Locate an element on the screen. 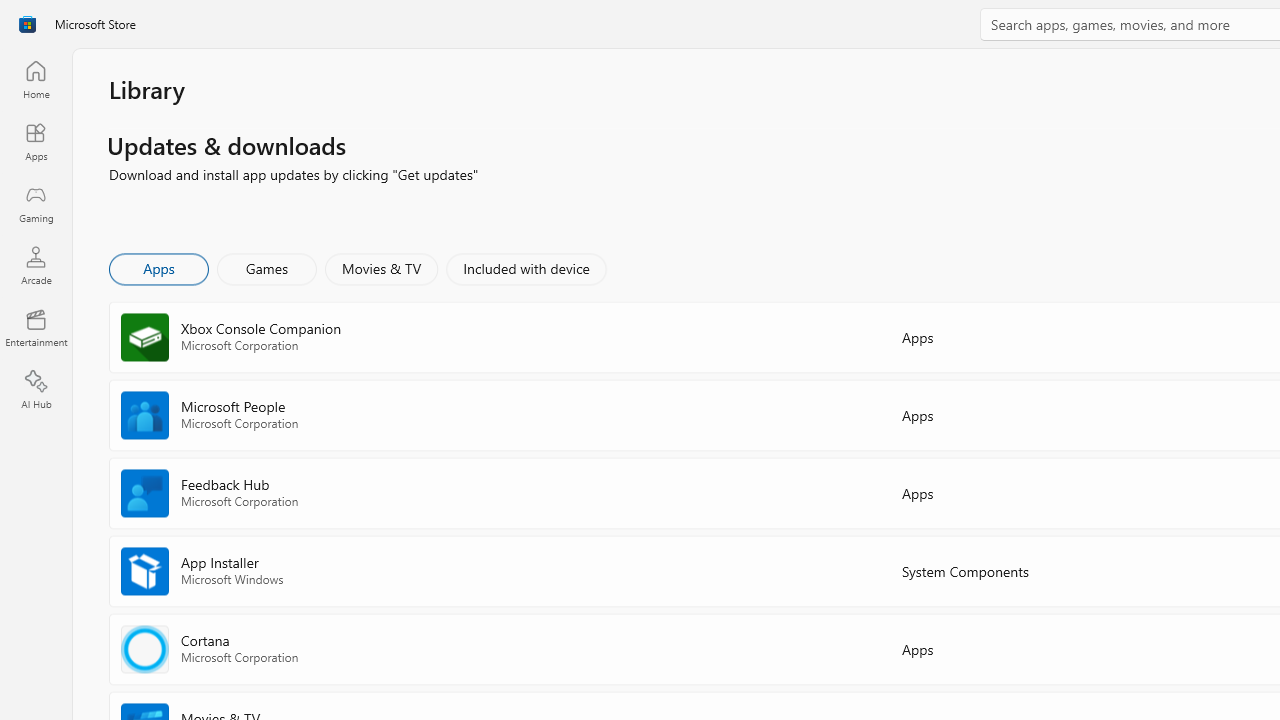  'AI Hub' is located at coordinates (35, 390).